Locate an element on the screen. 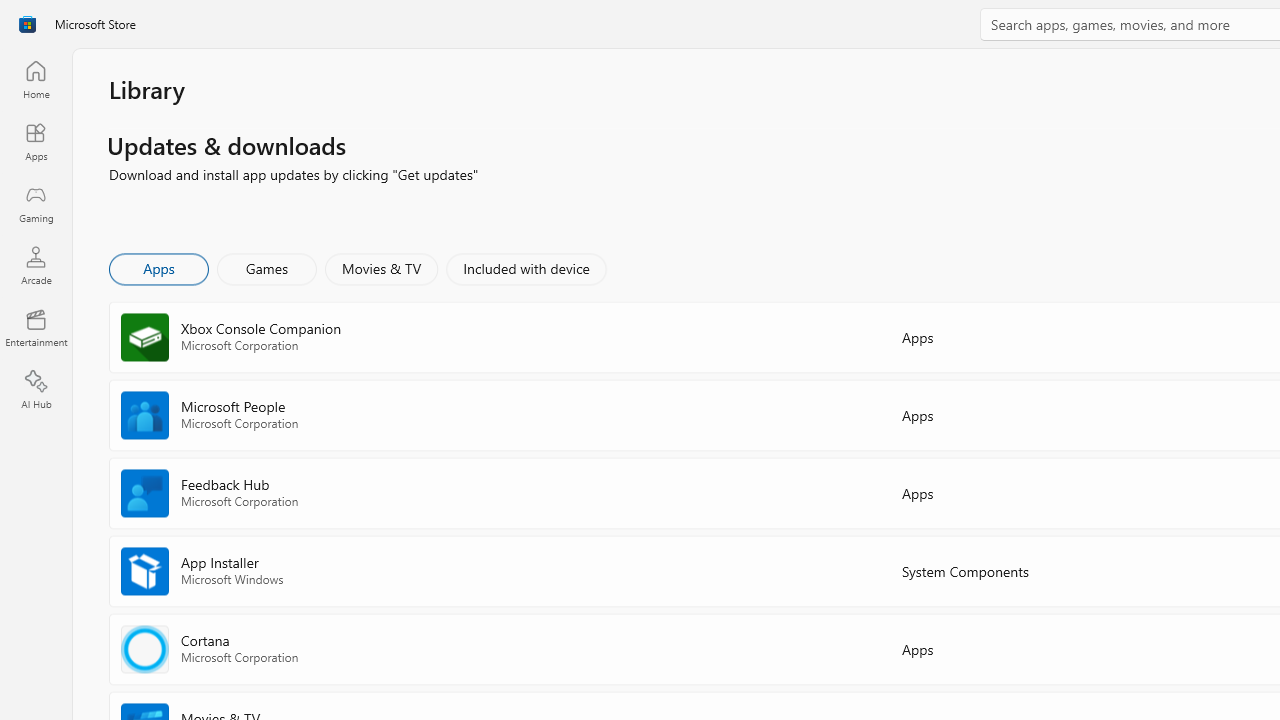  'AI Hub' is located at coordinates (35, 390).